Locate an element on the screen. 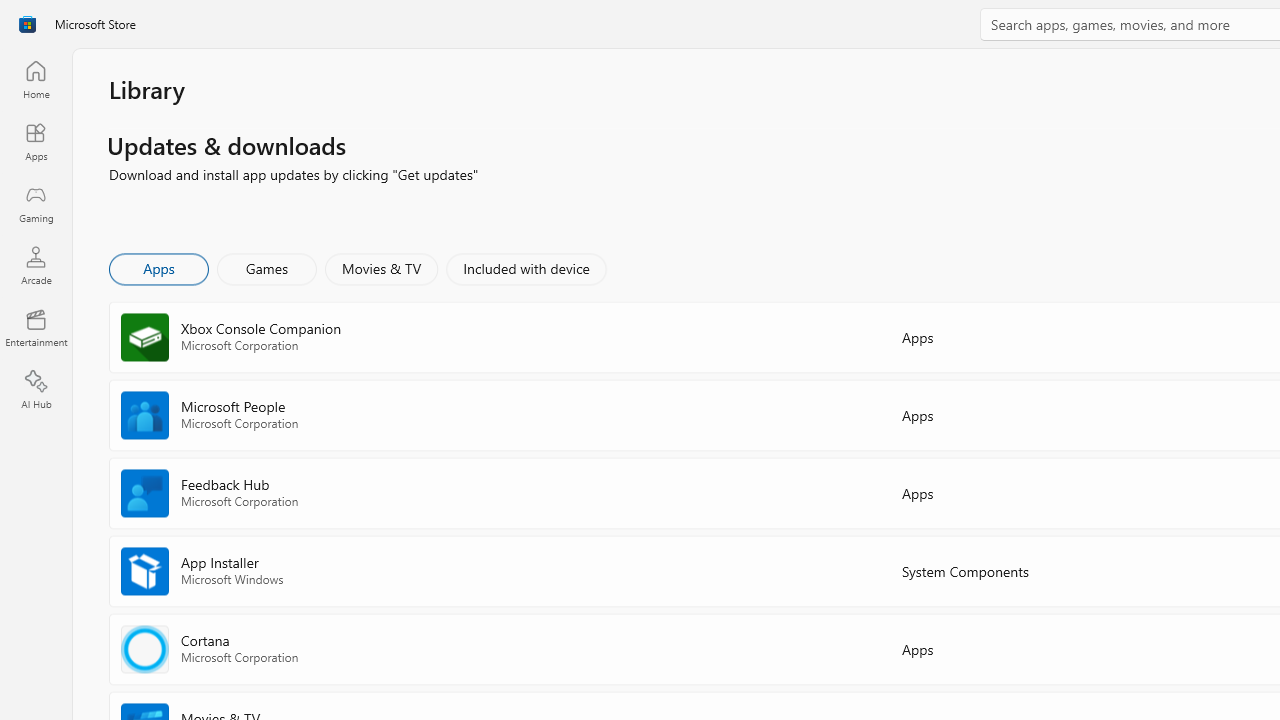  'AI Hub' is located at coordinates (35, 390).